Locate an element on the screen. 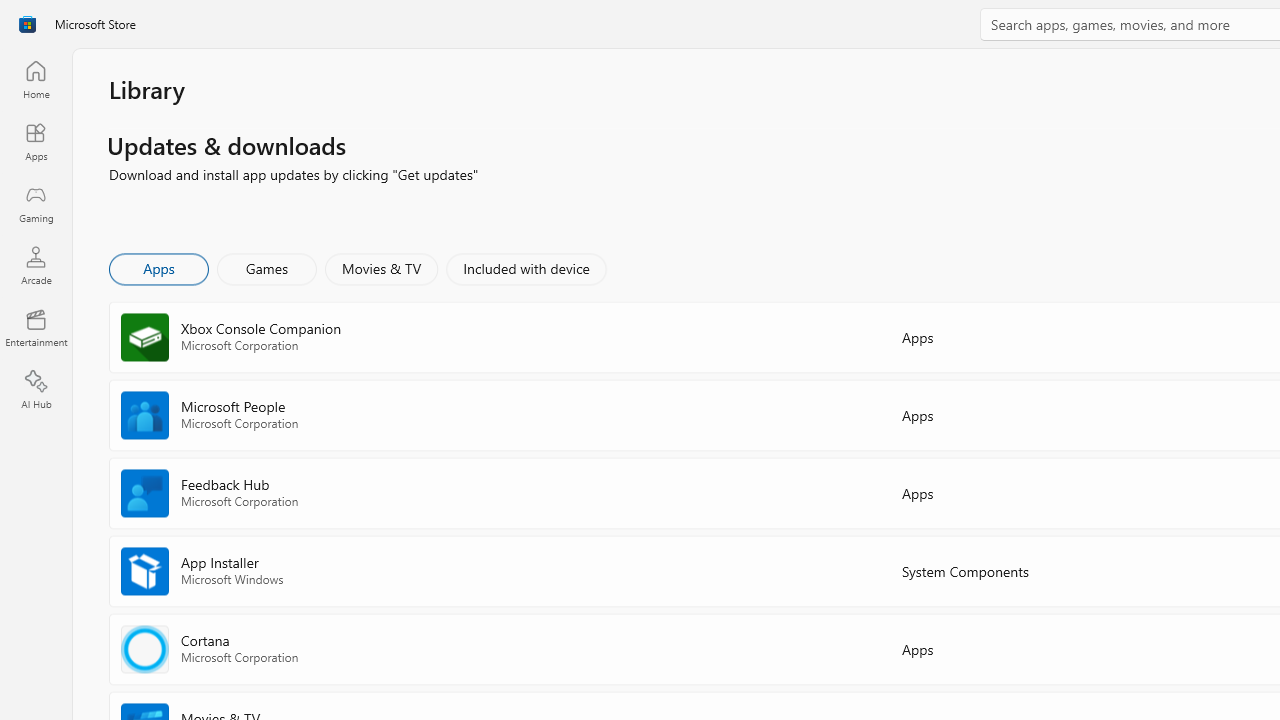  'AI Hub' is located at coordinates (35, 390).